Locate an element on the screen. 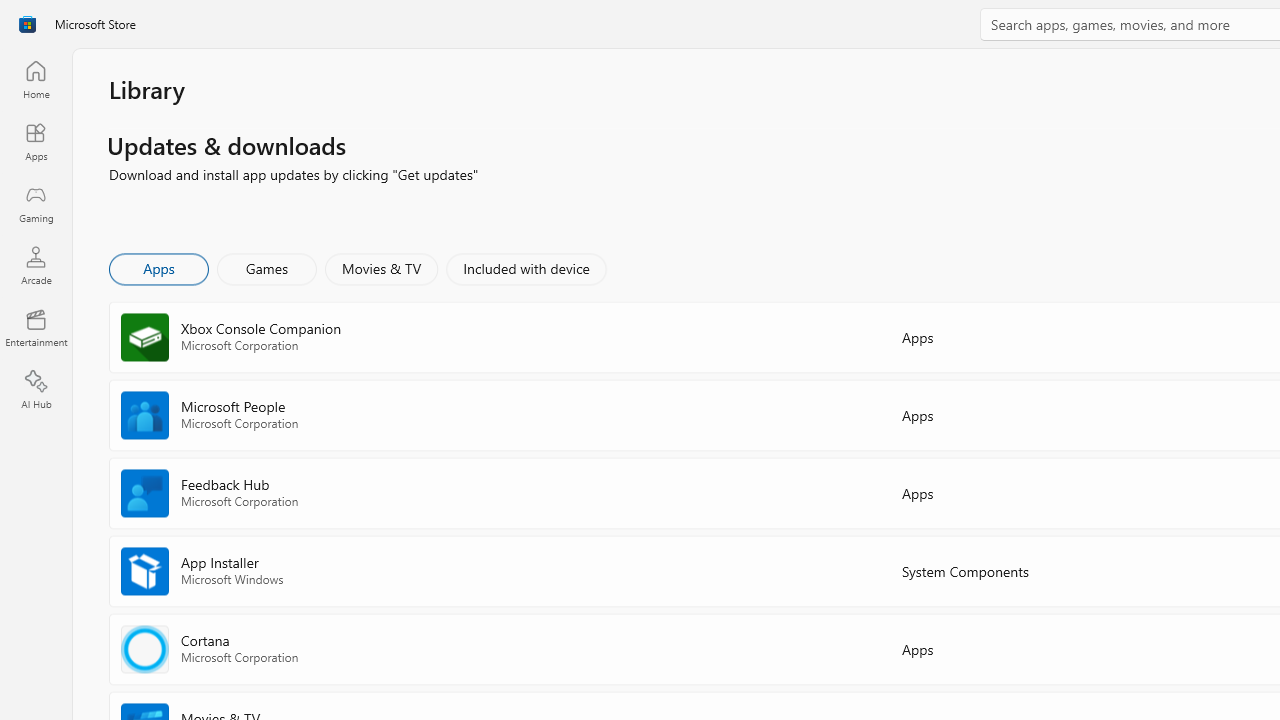  'AI Hub' is located at coordinates (35, 390).